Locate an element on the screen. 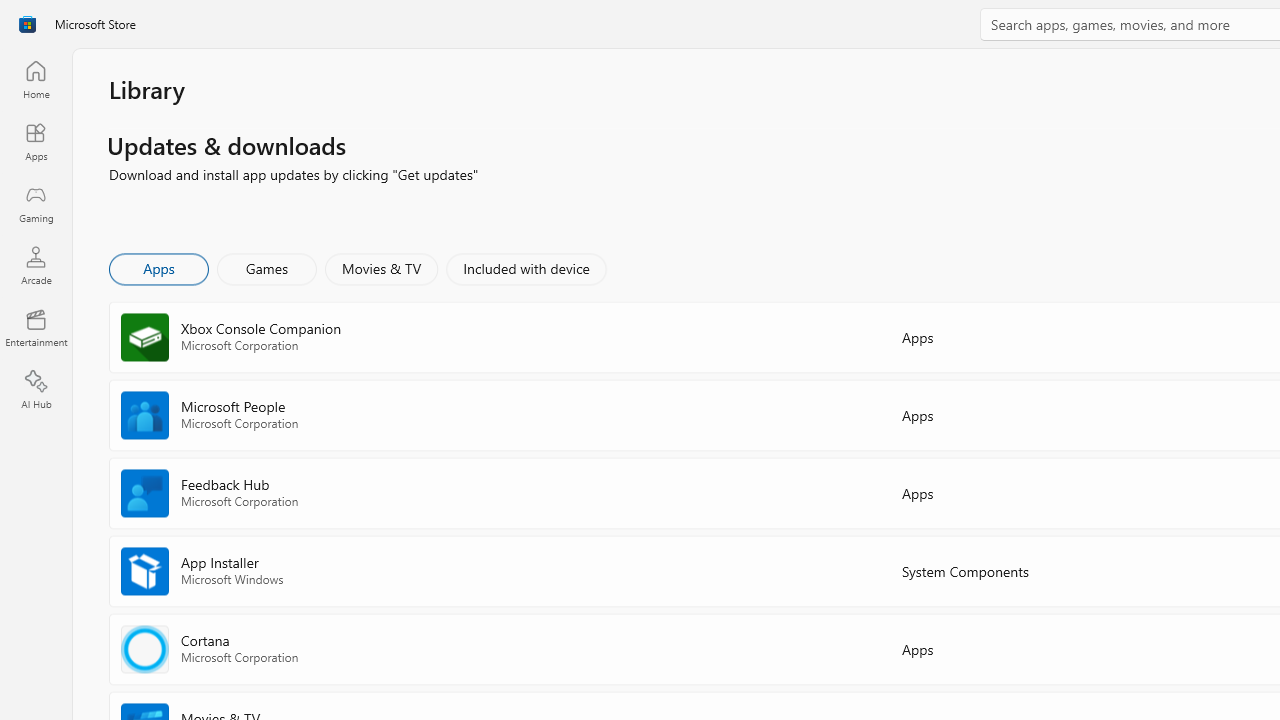  'AI Hub' is located at coordinates (35, 390).